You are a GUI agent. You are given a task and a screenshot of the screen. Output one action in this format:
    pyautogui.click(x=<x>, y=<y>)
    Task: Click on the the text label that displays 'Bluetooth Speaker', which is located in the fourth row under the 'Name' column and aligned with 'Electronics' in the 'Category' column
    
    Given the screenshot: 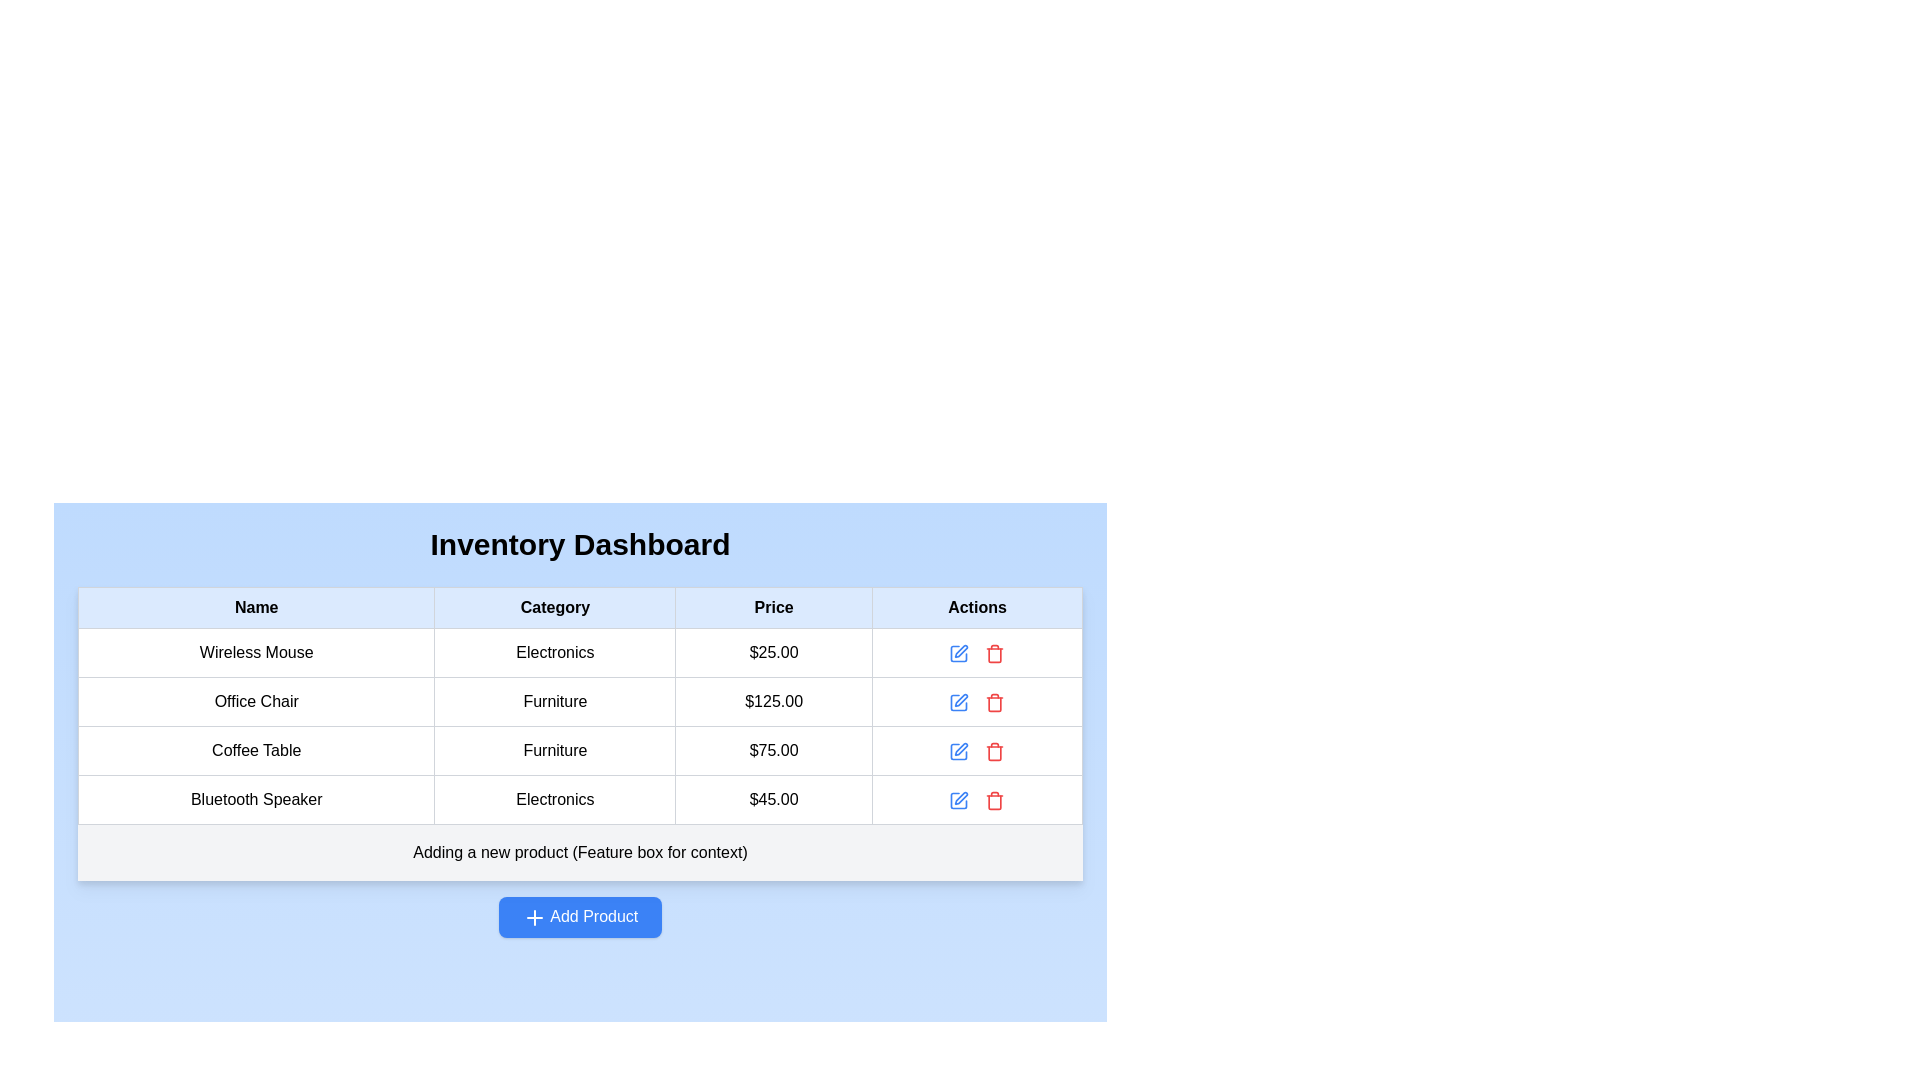 What is the action you would take?
    pyautogui.click(x=255, y=798)
    